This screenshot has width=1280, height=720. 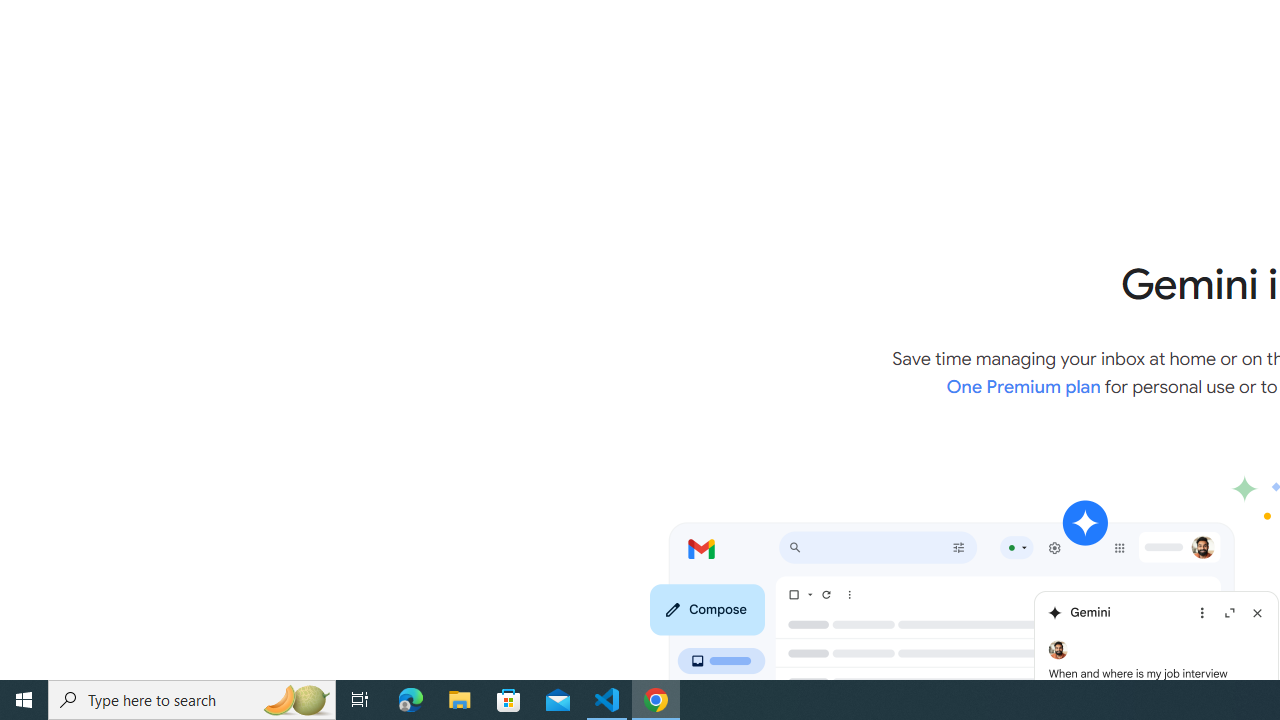 What do you see at coordinates (24, 698) in the screenshot?
I see `'Start'` at bounding box center [24, 698].